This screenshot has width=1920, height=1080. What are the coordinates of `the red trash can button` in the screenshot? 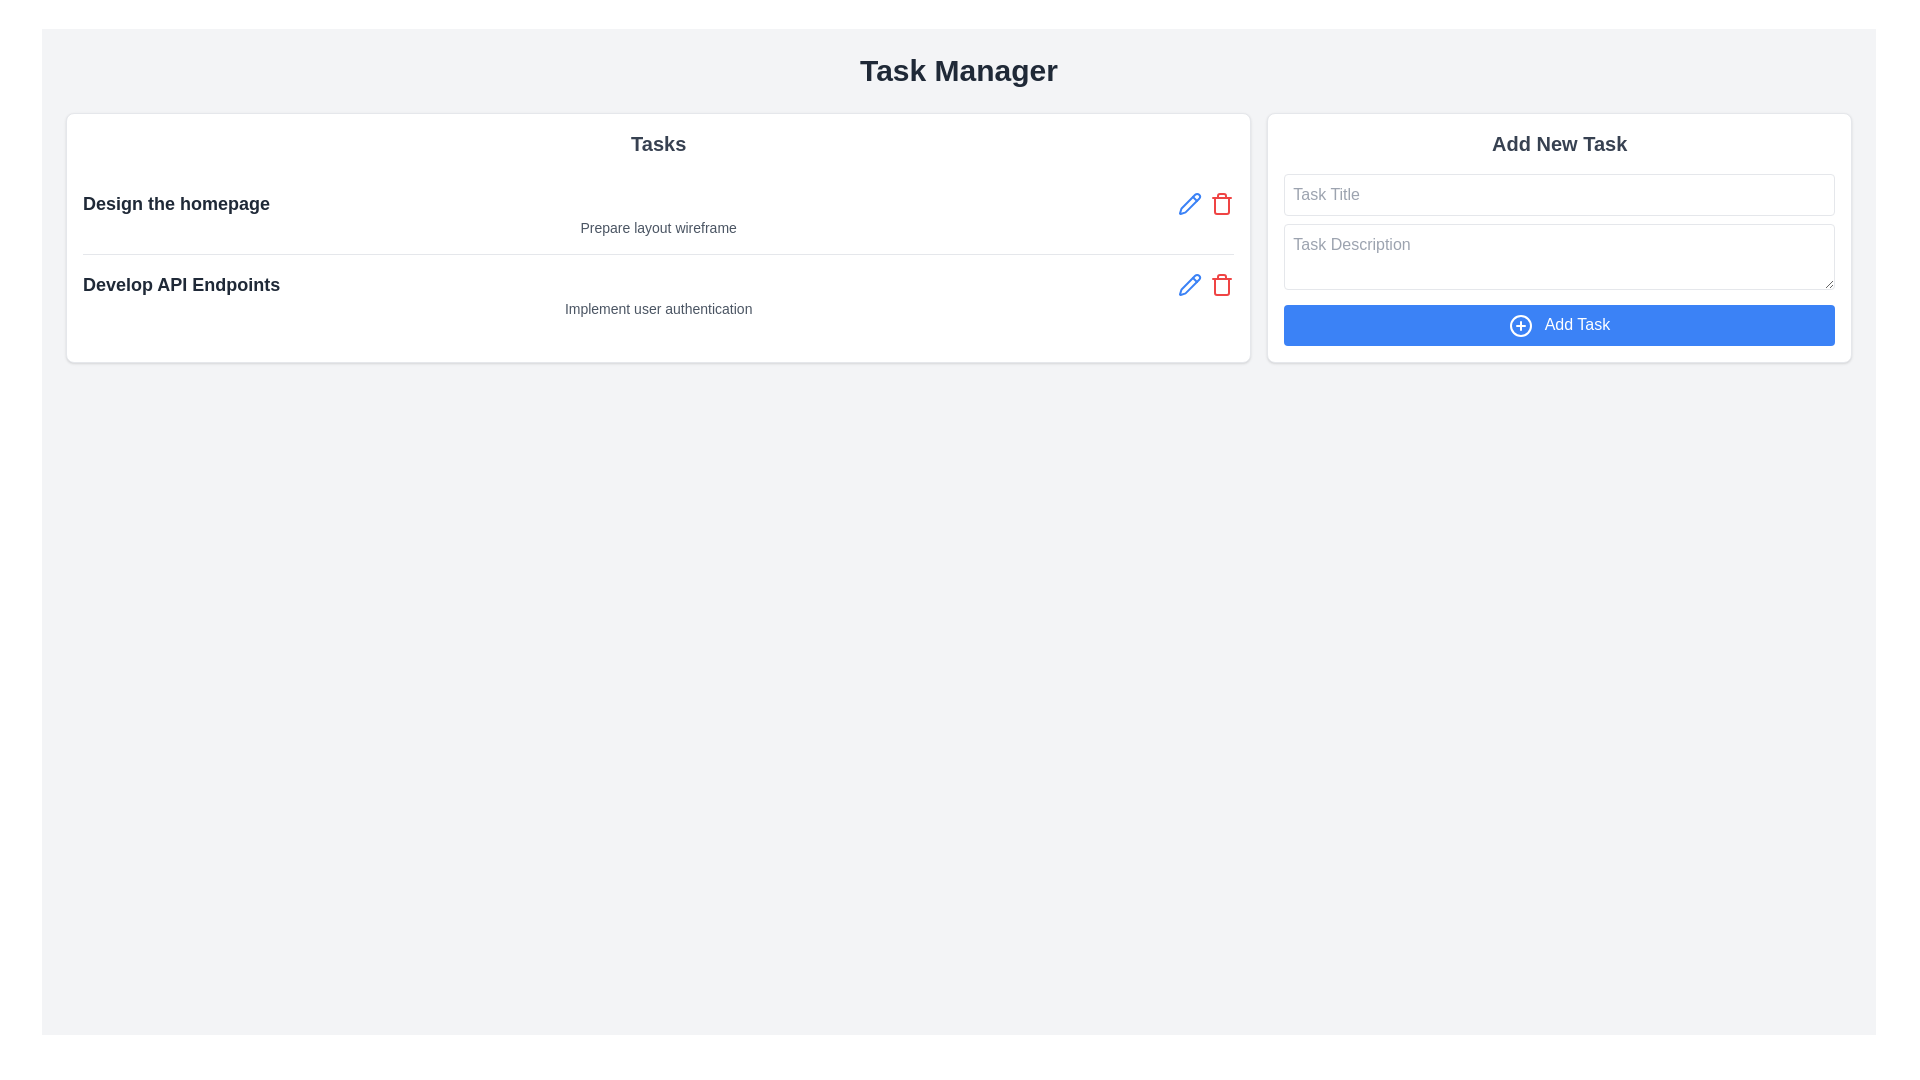 It's located at (1221, 204).